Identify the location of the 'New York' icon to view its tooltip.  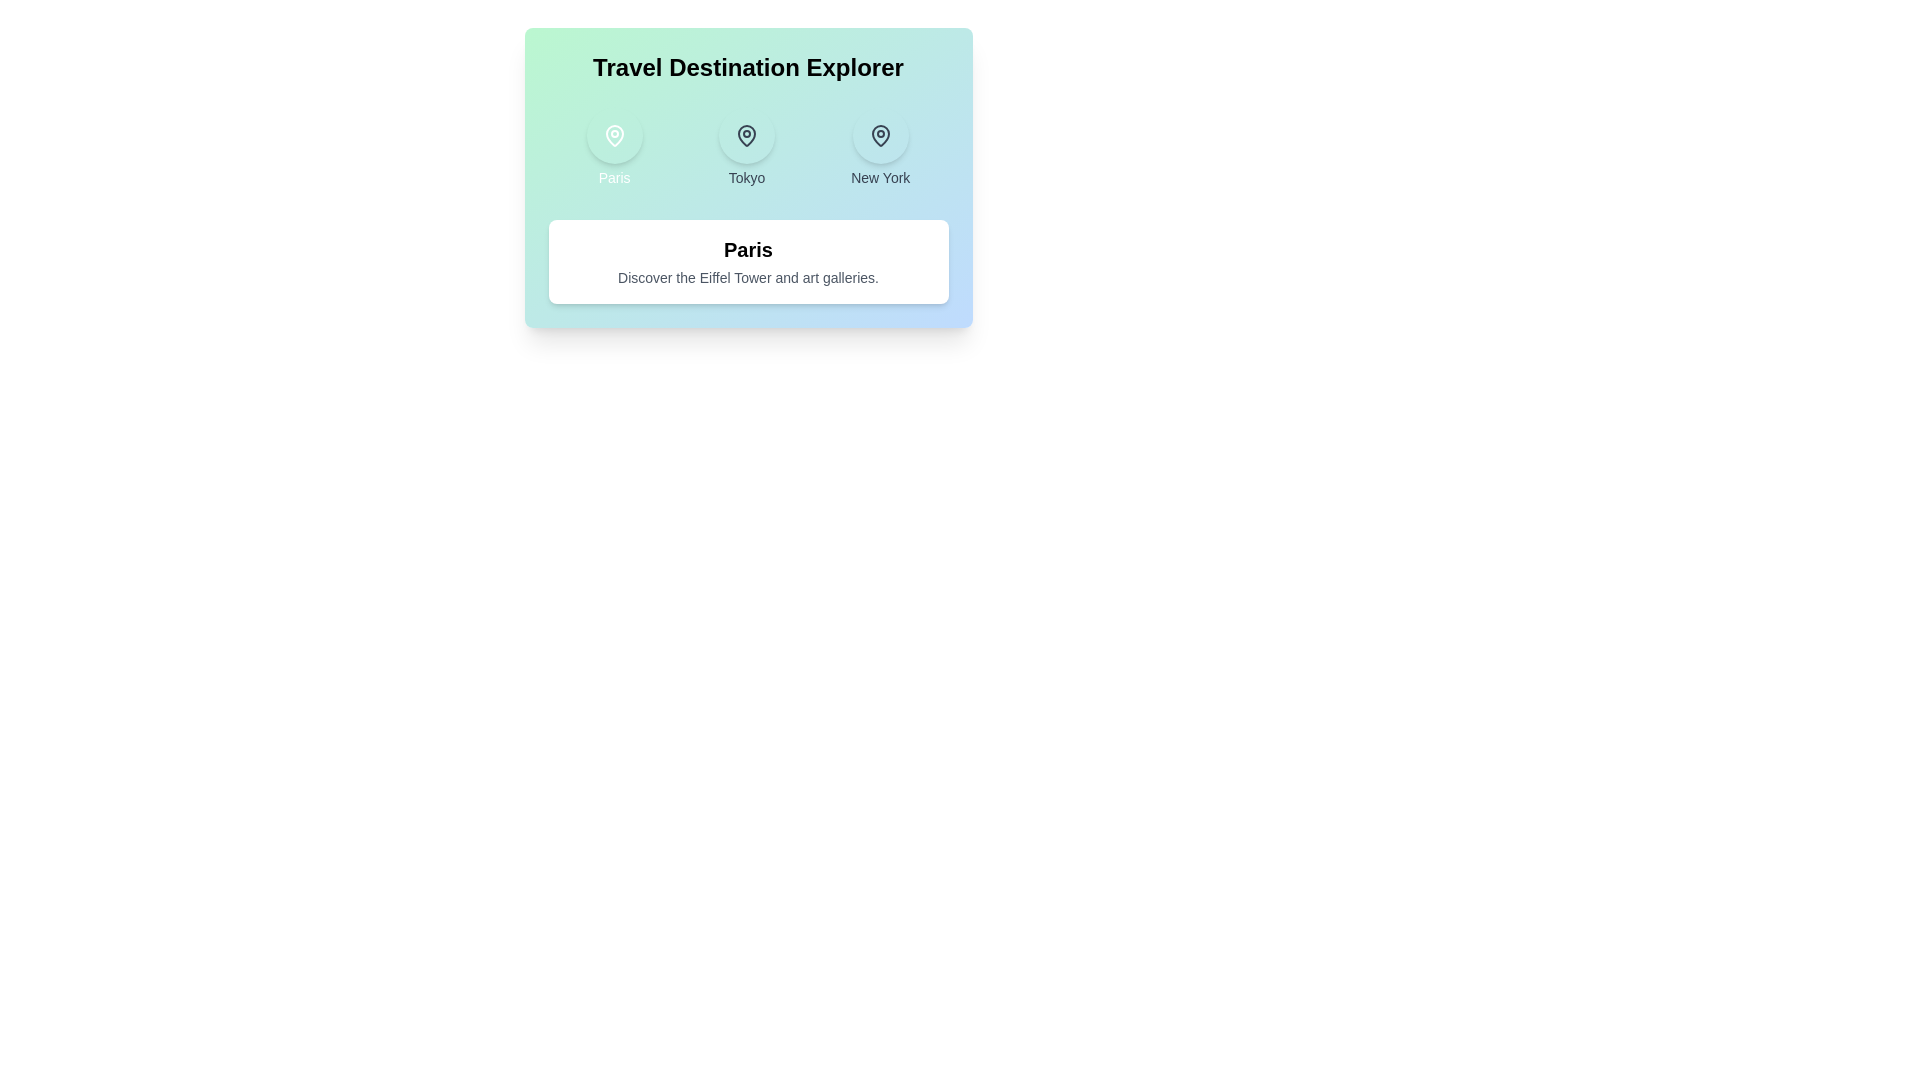
(880, 135).